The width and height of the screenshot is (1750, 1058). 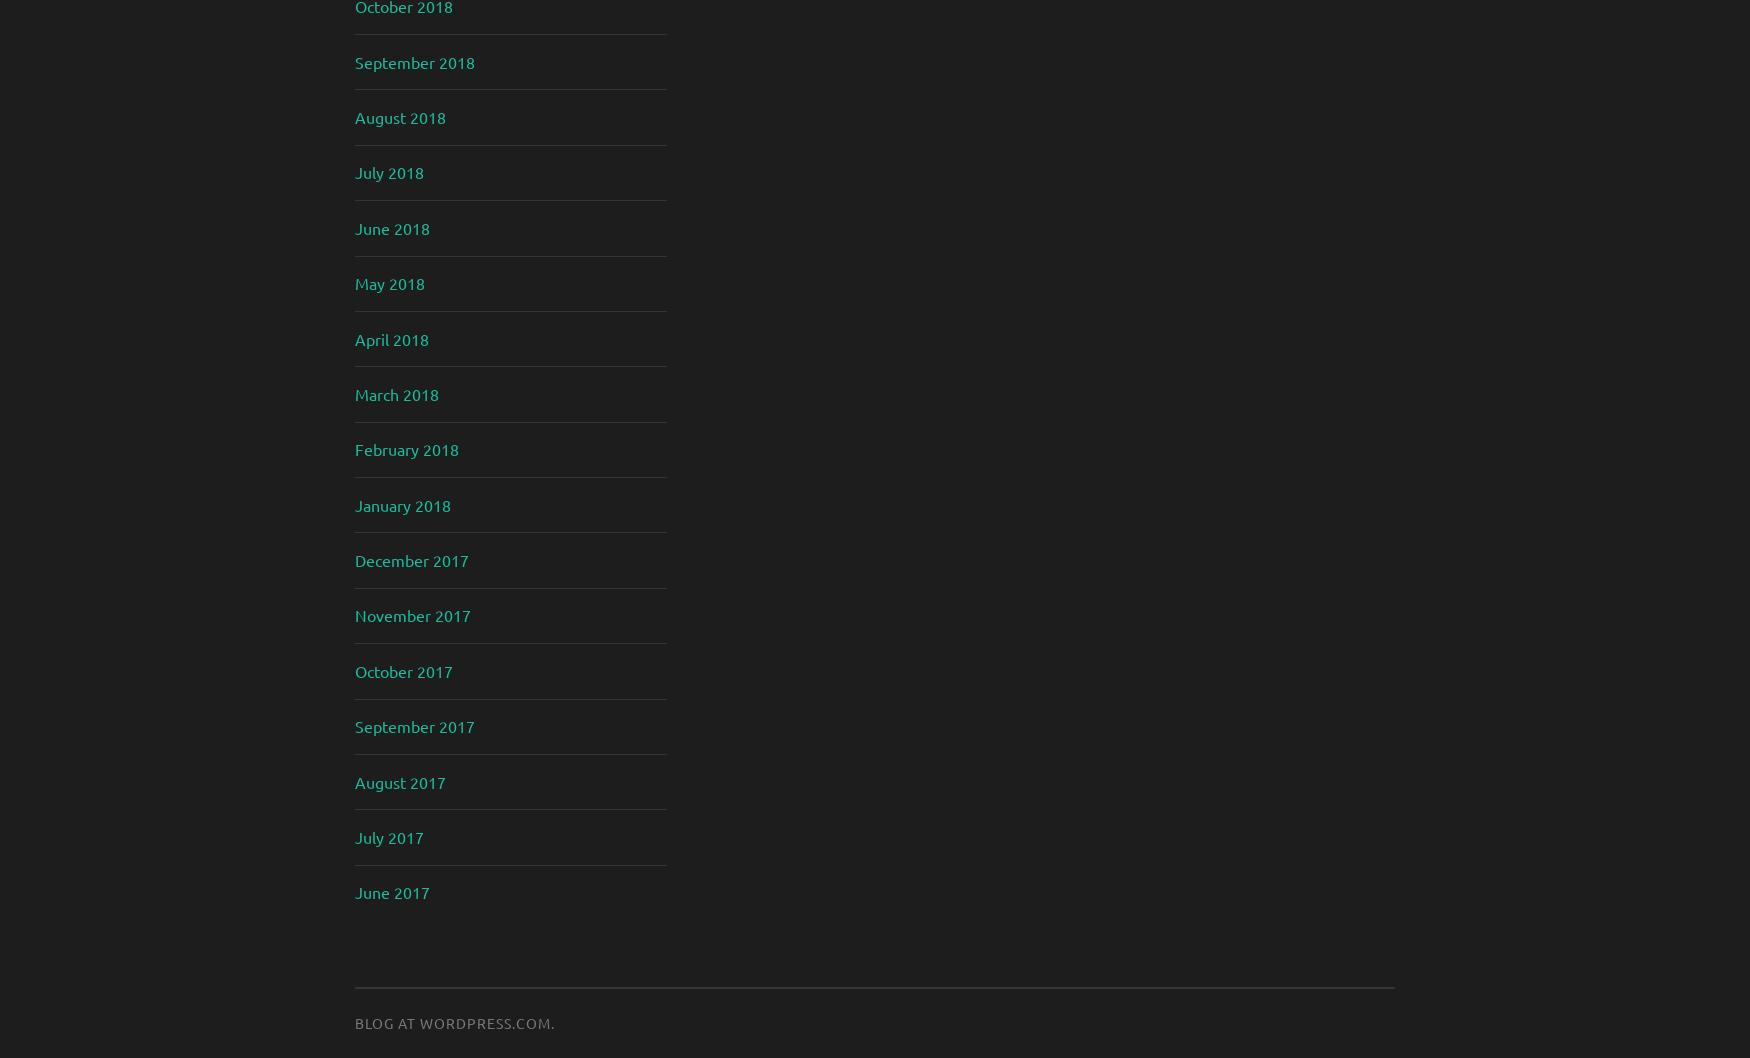 What do you see at coordinates (399, 781) in the screenshot?
I see `'August 2017'` at bounding box center [399, 781].